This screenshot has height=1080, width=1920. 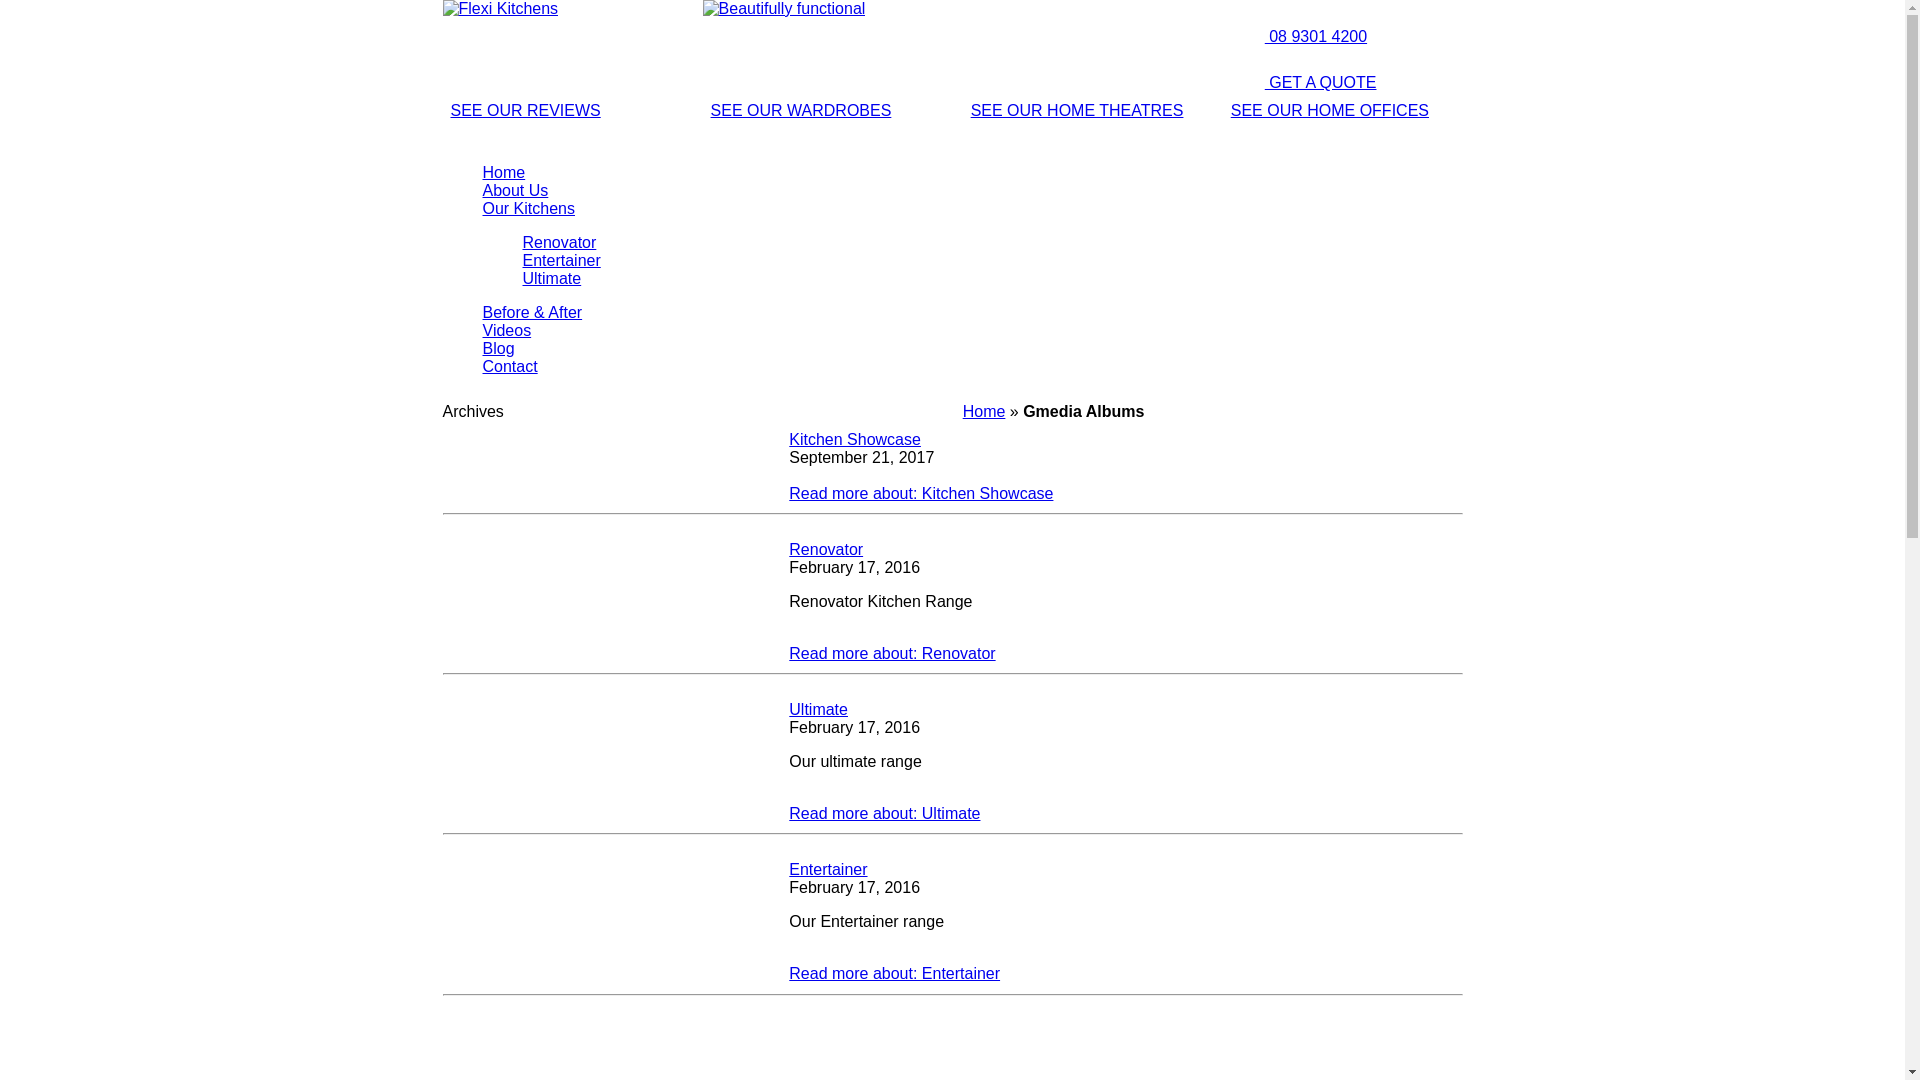 What do you see at coordinates (893, 972) in the screenshot?
I see `'Read more about: Entertainer'` at bounding box center [893, 972].